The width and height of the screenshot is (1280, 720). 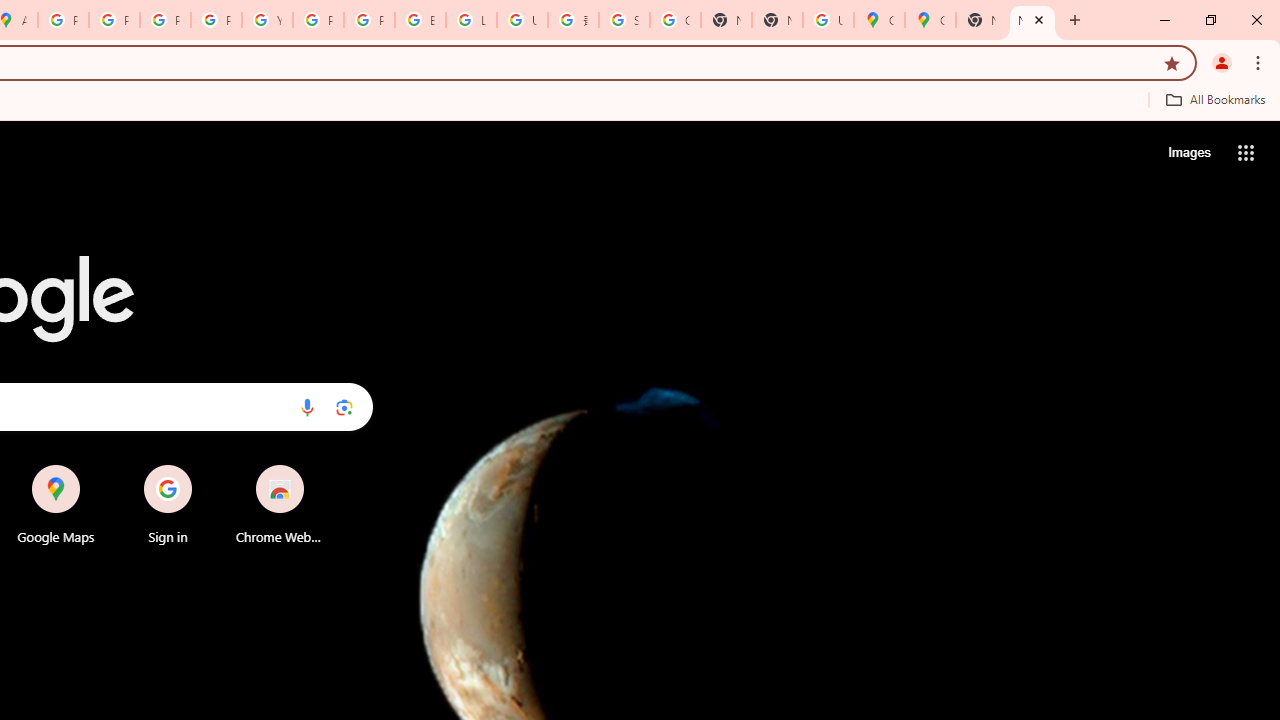 I want to click on 'New Tab', so click(x=1032, y=20).